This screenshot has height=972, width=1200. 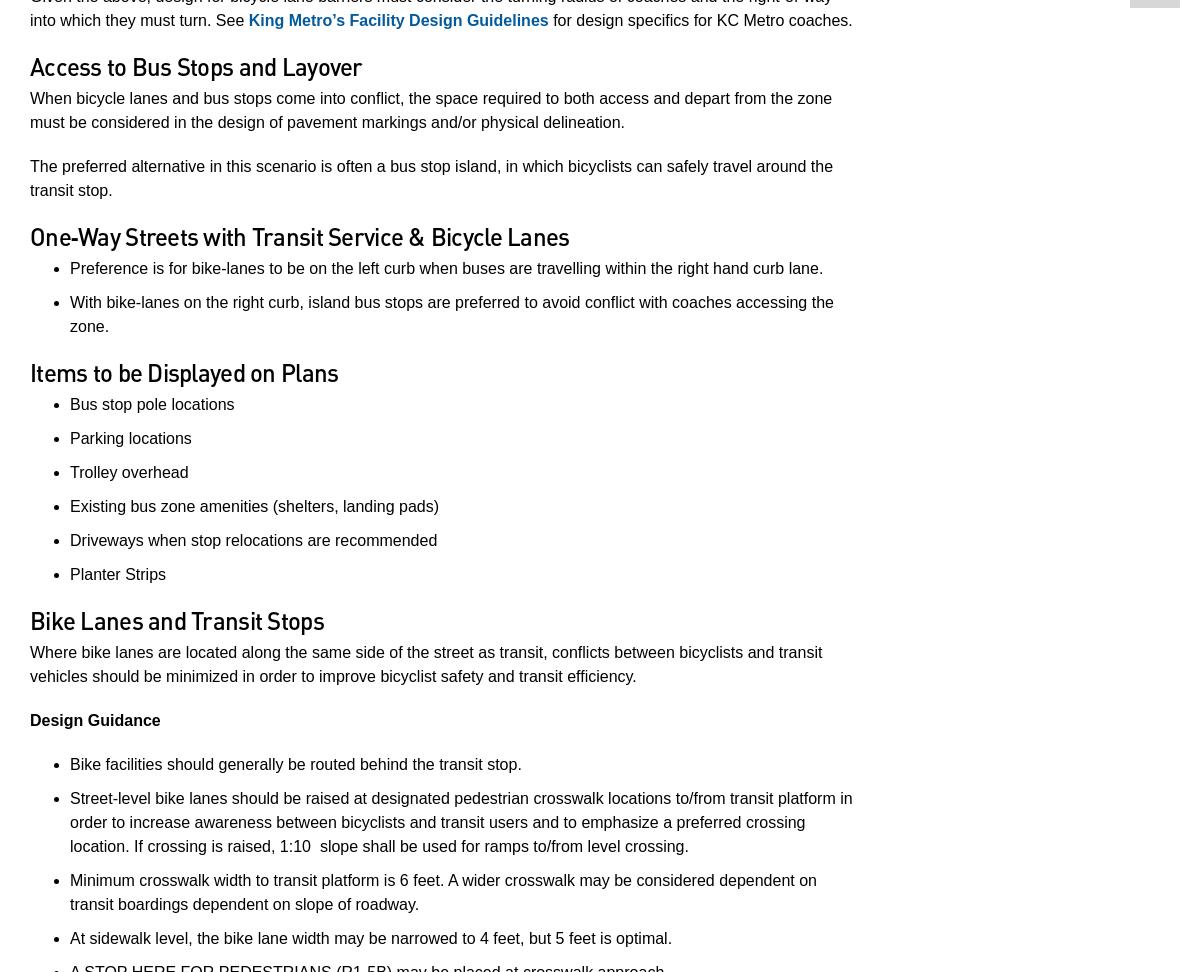 What do you see at coordinates (446, 267) in the screenshot?
I see `'Preference is for bike‐lanes to be on the left curb when buses are travelling within the right hand curb lane.'` at bounding box center [446, 267].